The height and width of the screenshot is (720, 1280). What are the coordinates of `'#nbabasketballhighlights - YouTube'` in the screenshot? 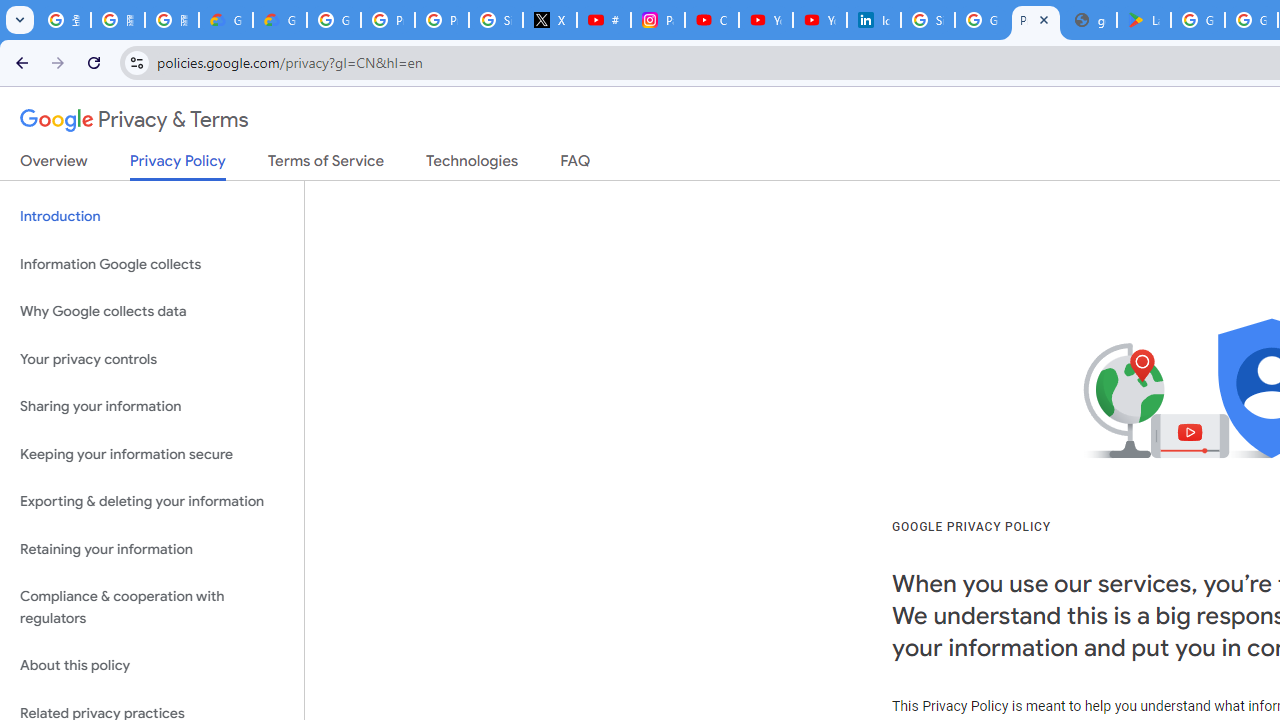 It's located at (603, 20).